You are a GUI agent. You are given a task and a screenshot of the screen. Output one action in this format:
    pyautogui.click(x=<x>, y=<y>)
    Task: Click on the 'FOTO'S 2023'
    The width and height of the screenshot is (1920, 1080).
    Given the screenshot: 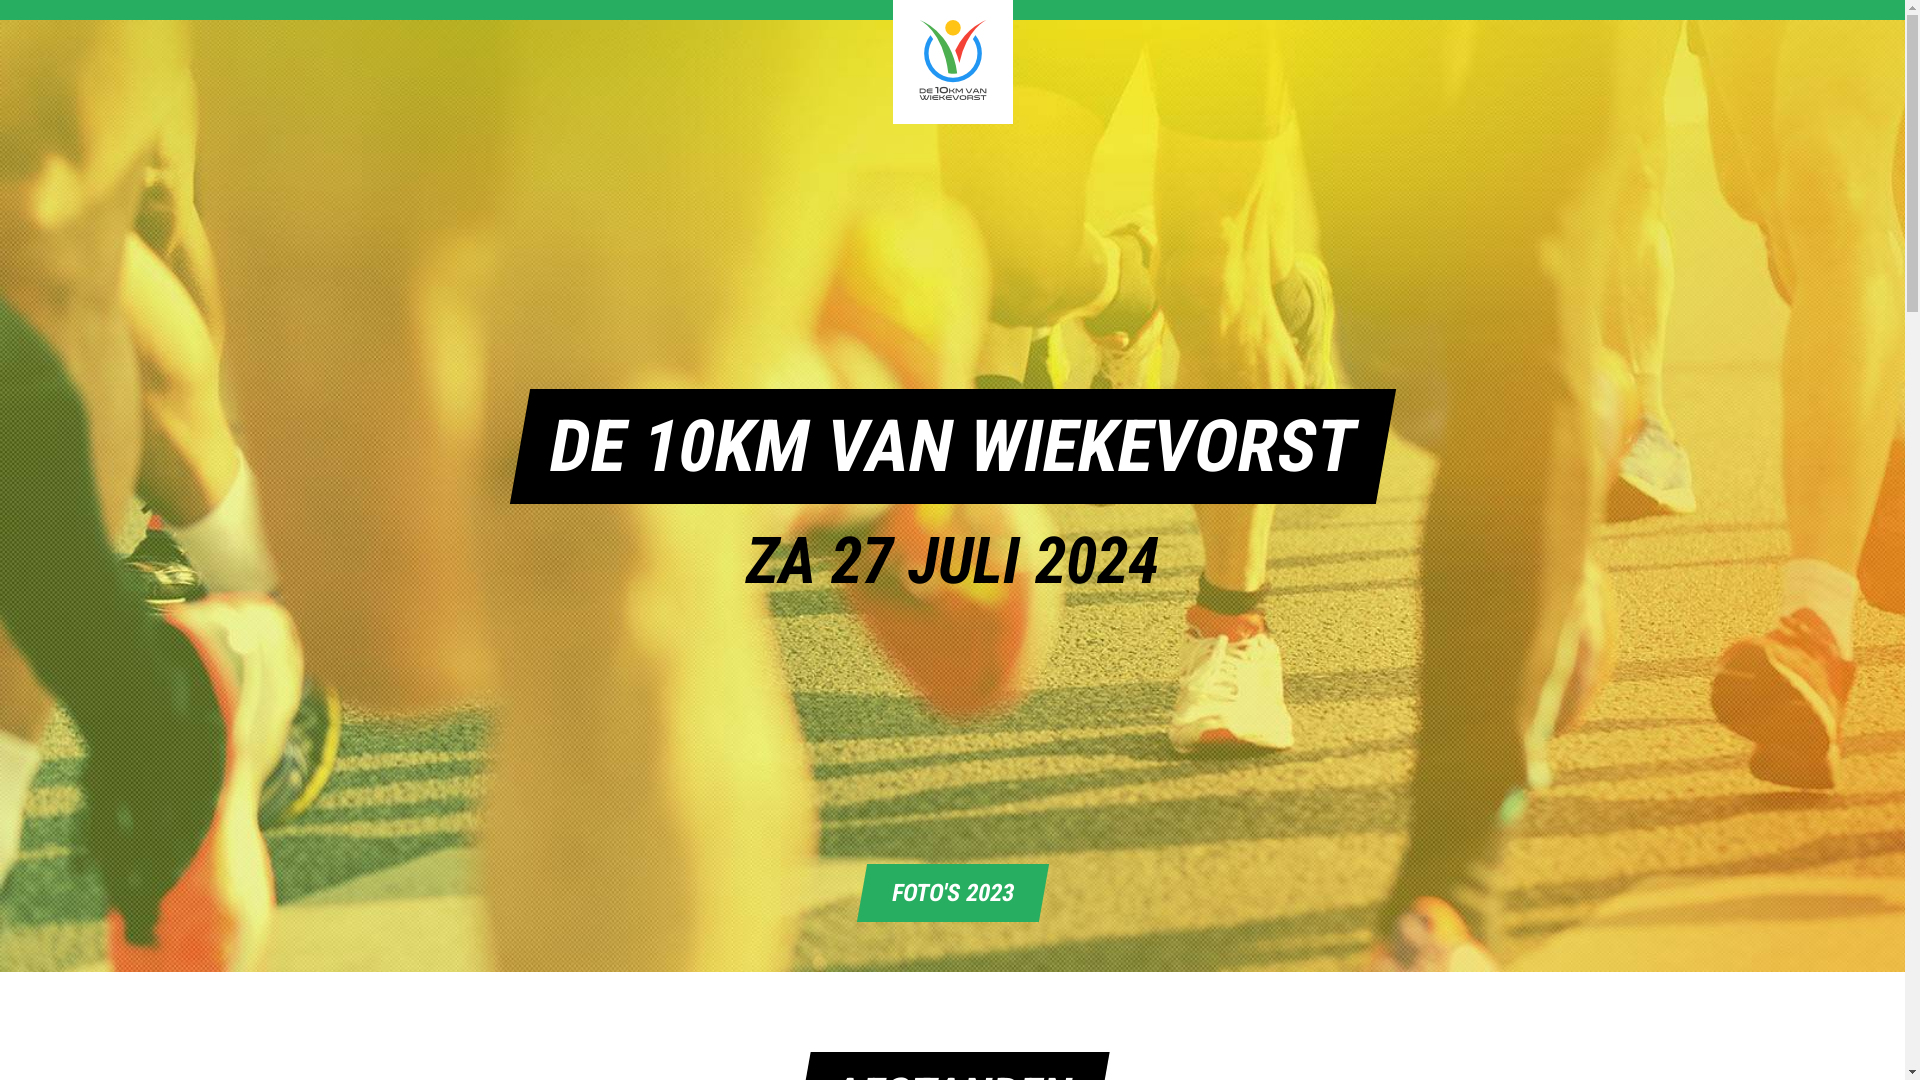 What is the action you would take?
    pyautogui.click(x=945, y=892)
    